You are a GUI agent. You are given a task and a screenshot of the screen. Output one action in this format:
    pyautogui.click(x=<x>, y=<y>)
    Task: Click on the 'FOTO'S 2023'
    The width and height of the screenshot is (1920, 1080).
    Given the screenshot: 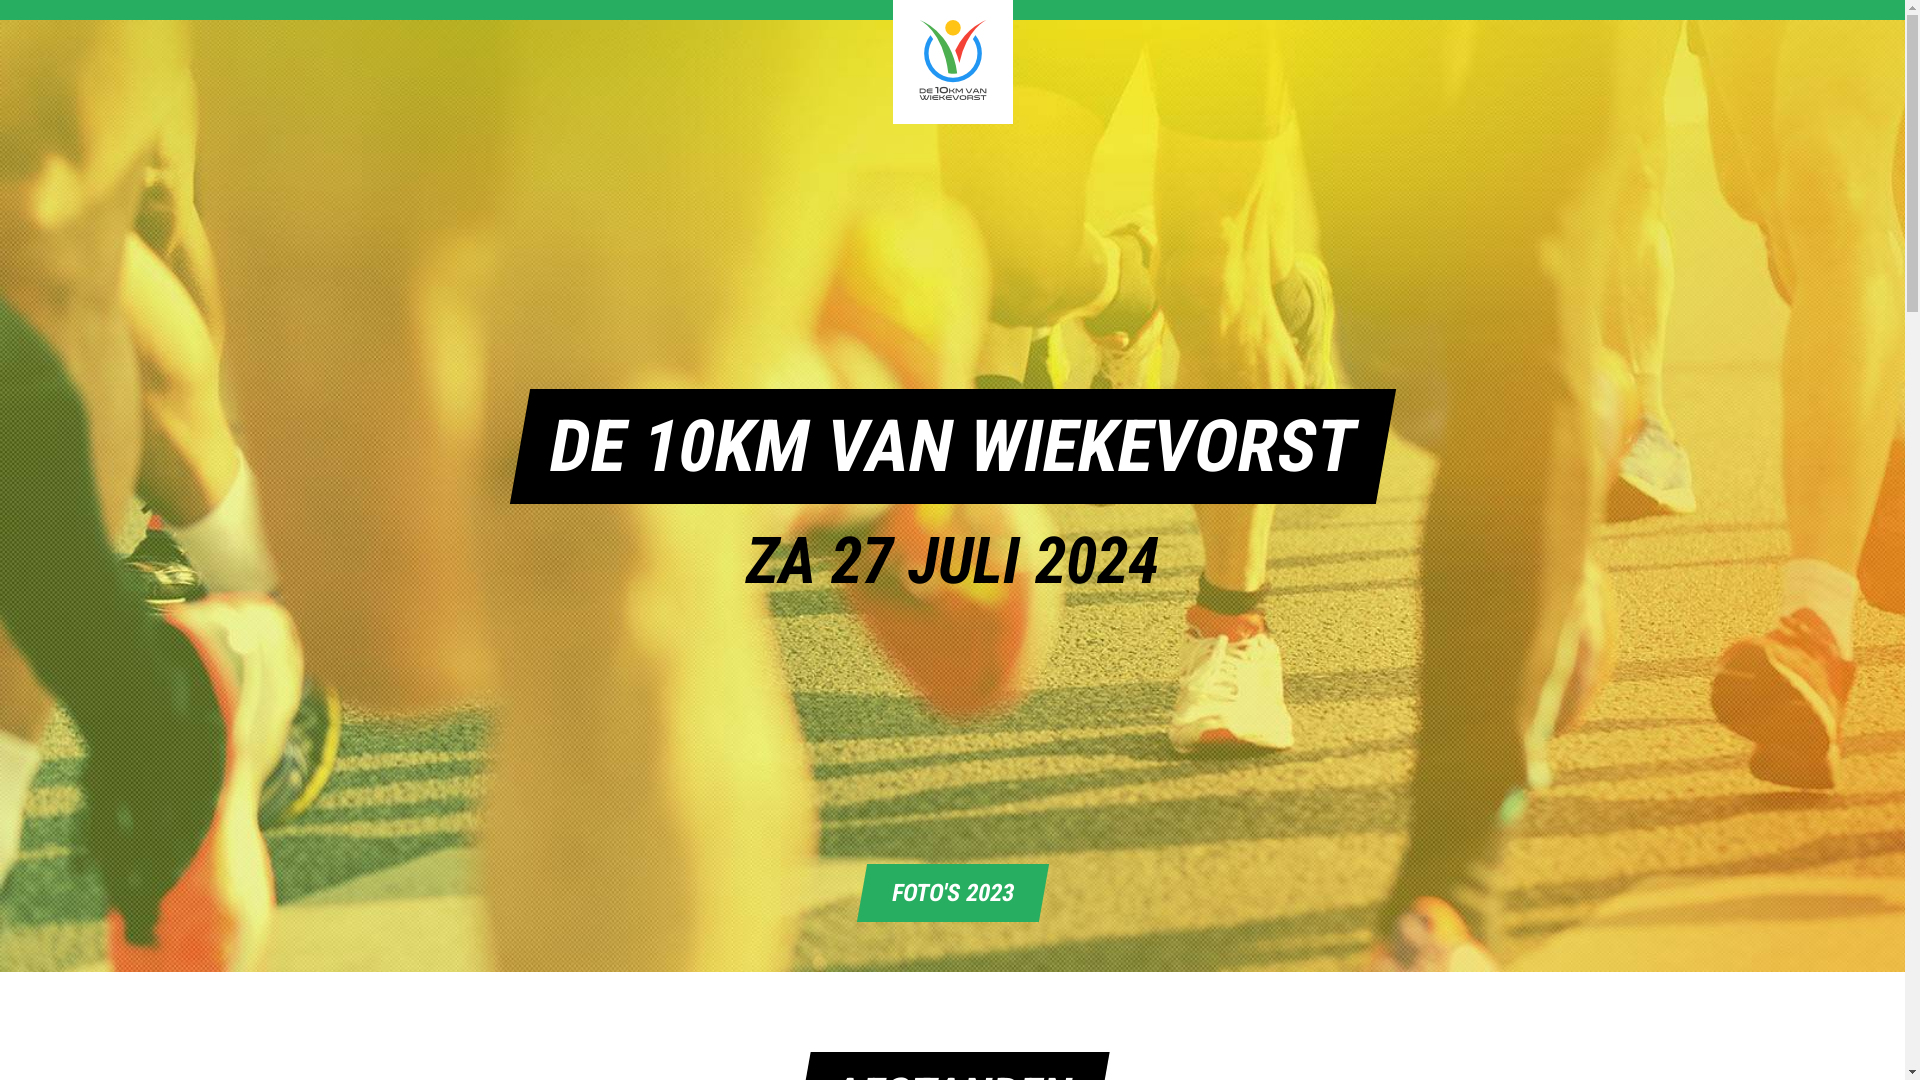 What is the action you would take?
    pyautogui.click(x=945, y=892)
    